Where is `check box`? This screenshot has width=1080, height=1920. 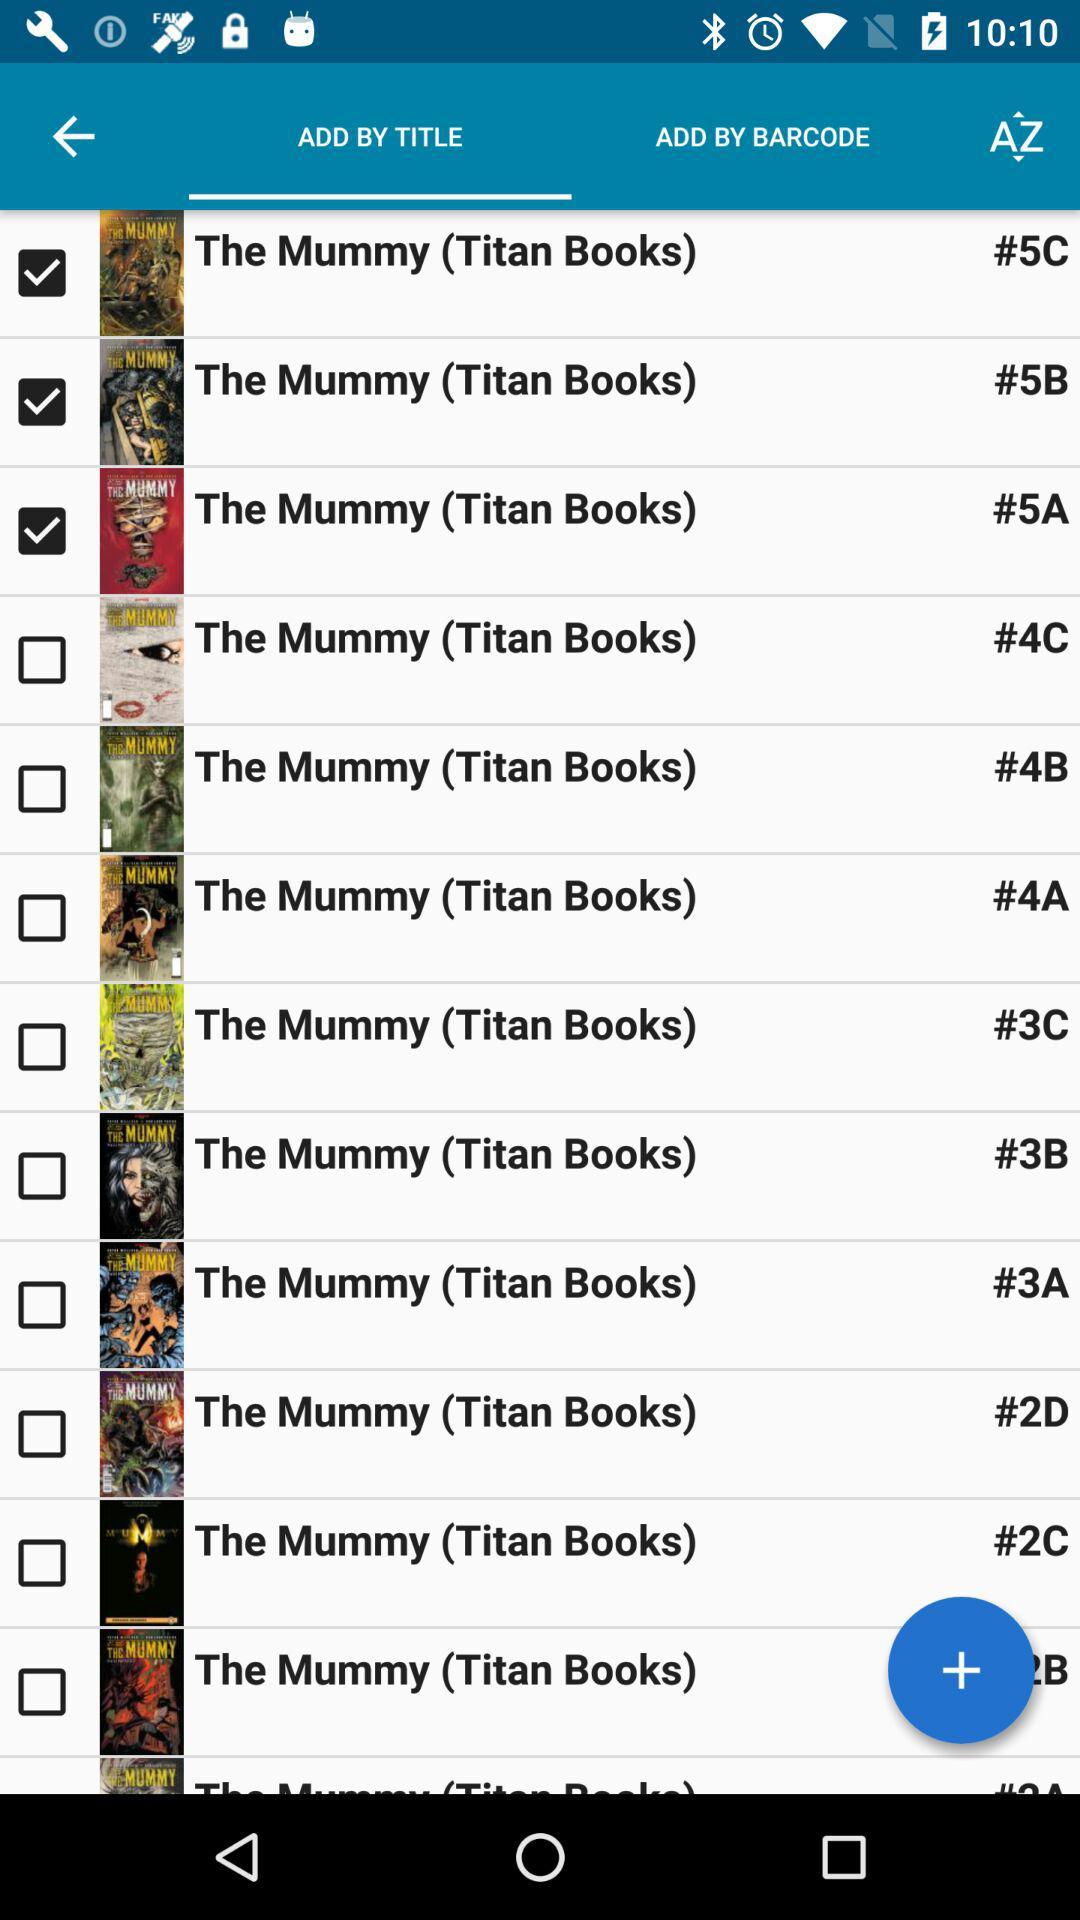
check box is located at coordinates (48, 660).